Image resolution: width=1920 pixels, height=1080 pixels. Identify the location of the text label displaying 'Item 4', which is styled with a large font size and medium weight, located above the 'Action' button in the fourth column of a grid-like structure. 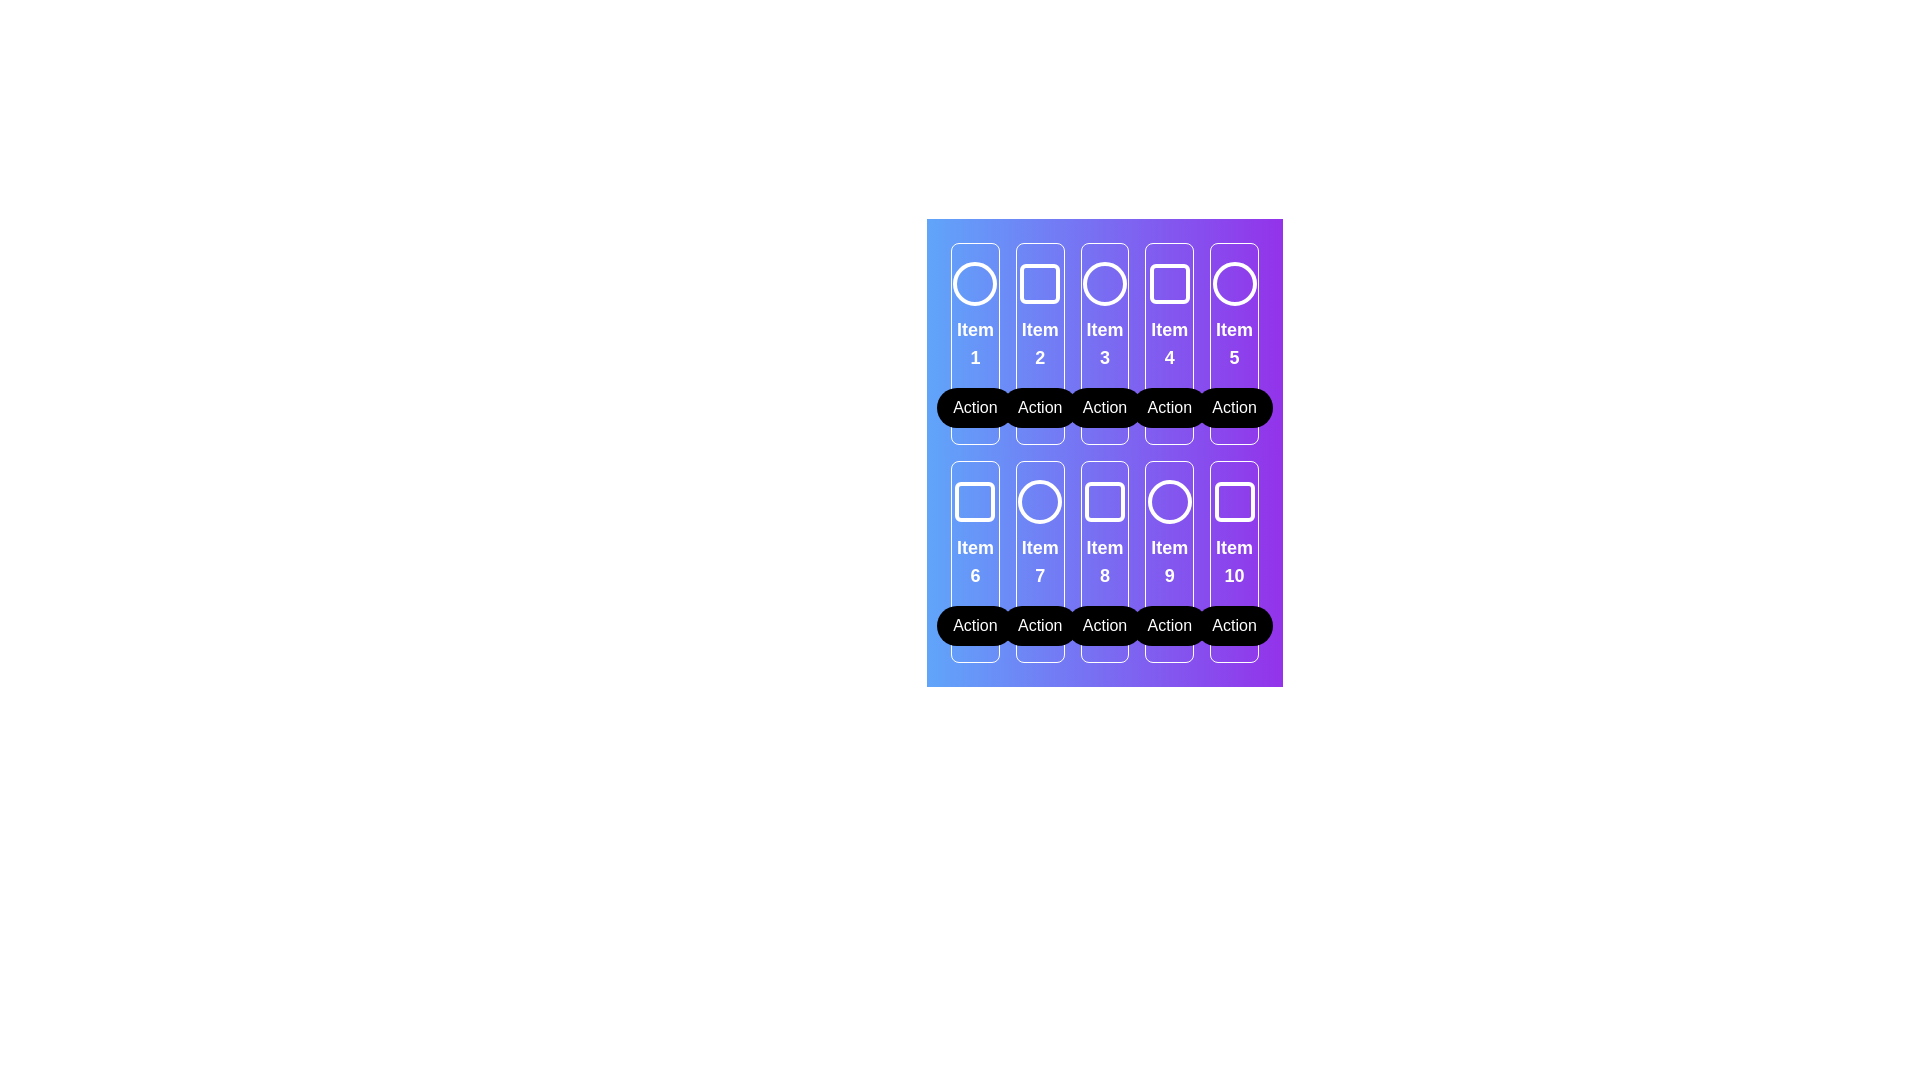
(1169, 342).